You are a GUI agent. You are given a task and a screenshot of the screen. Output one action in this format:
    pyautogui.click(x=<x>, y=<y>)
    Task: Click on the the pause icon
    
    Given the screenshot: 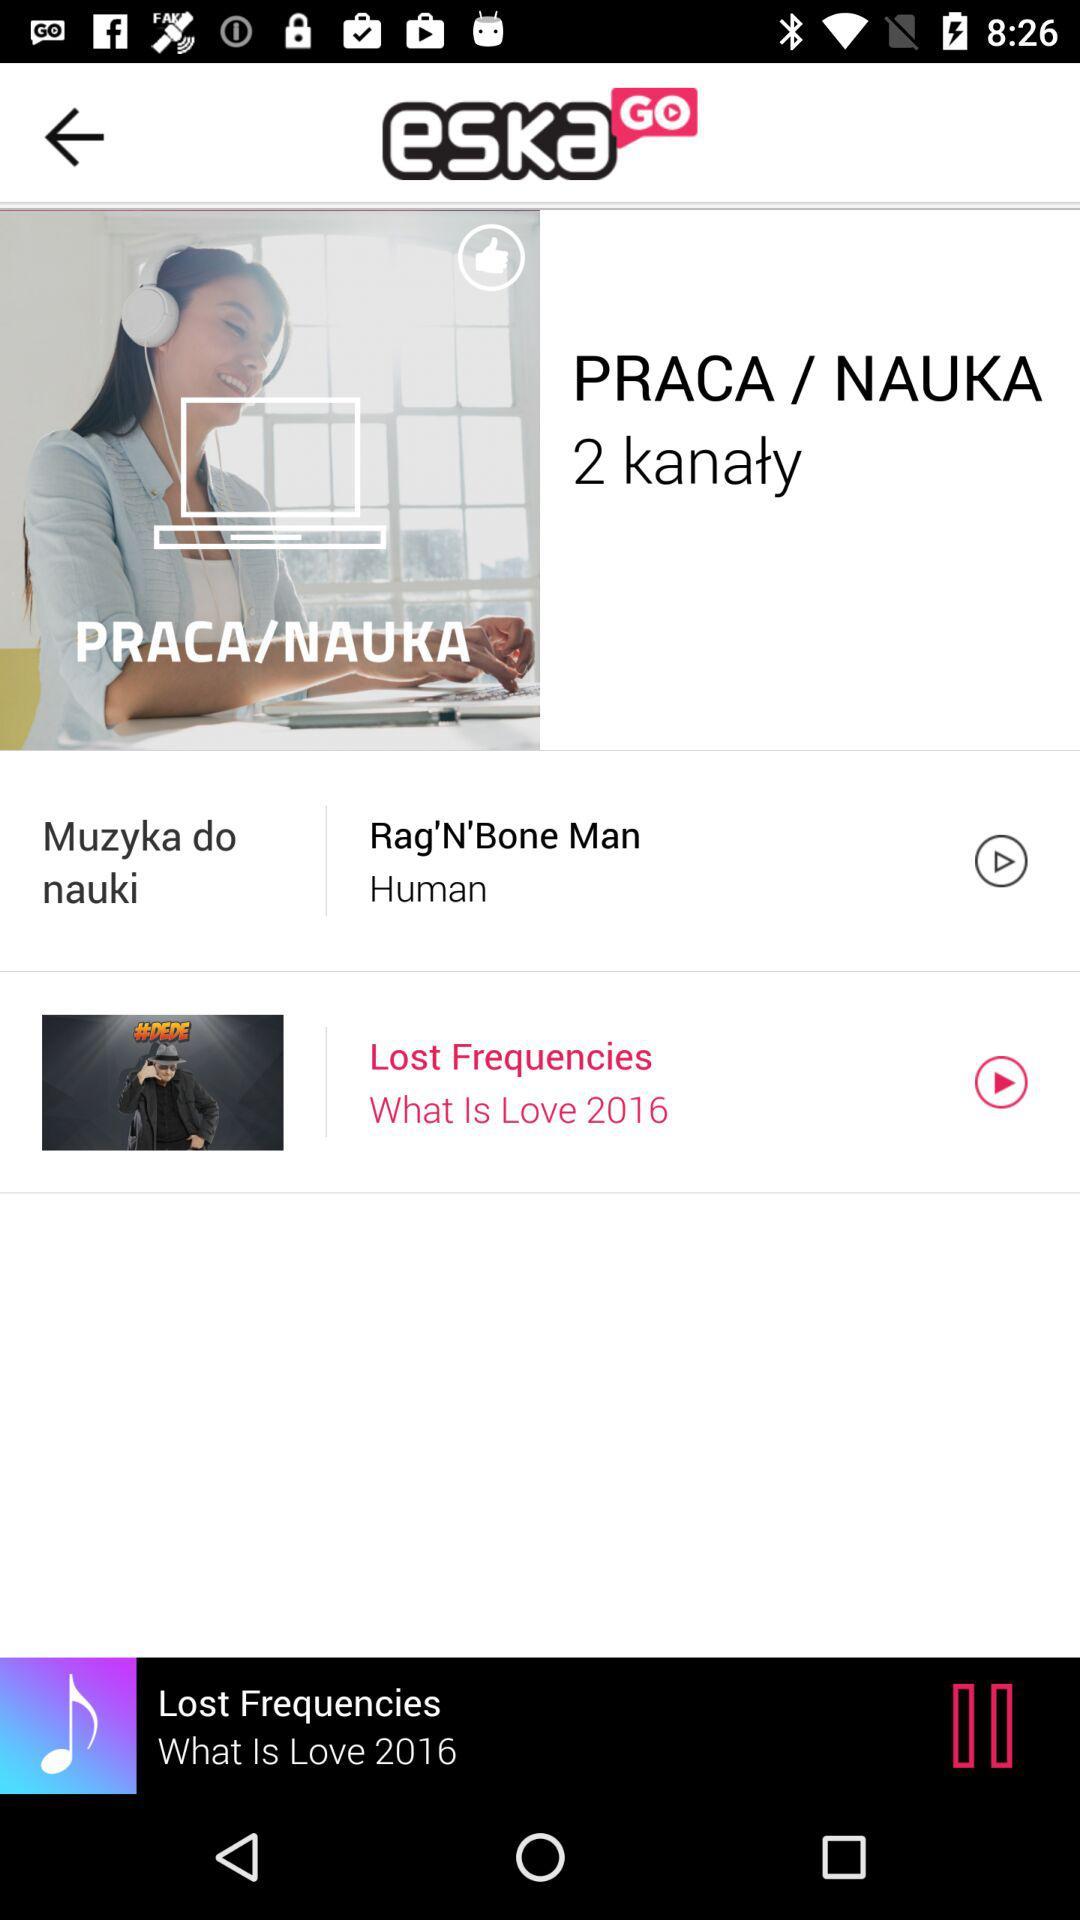 What is the action you would take?
    pyautogui.click(x=987, y=1724)
    